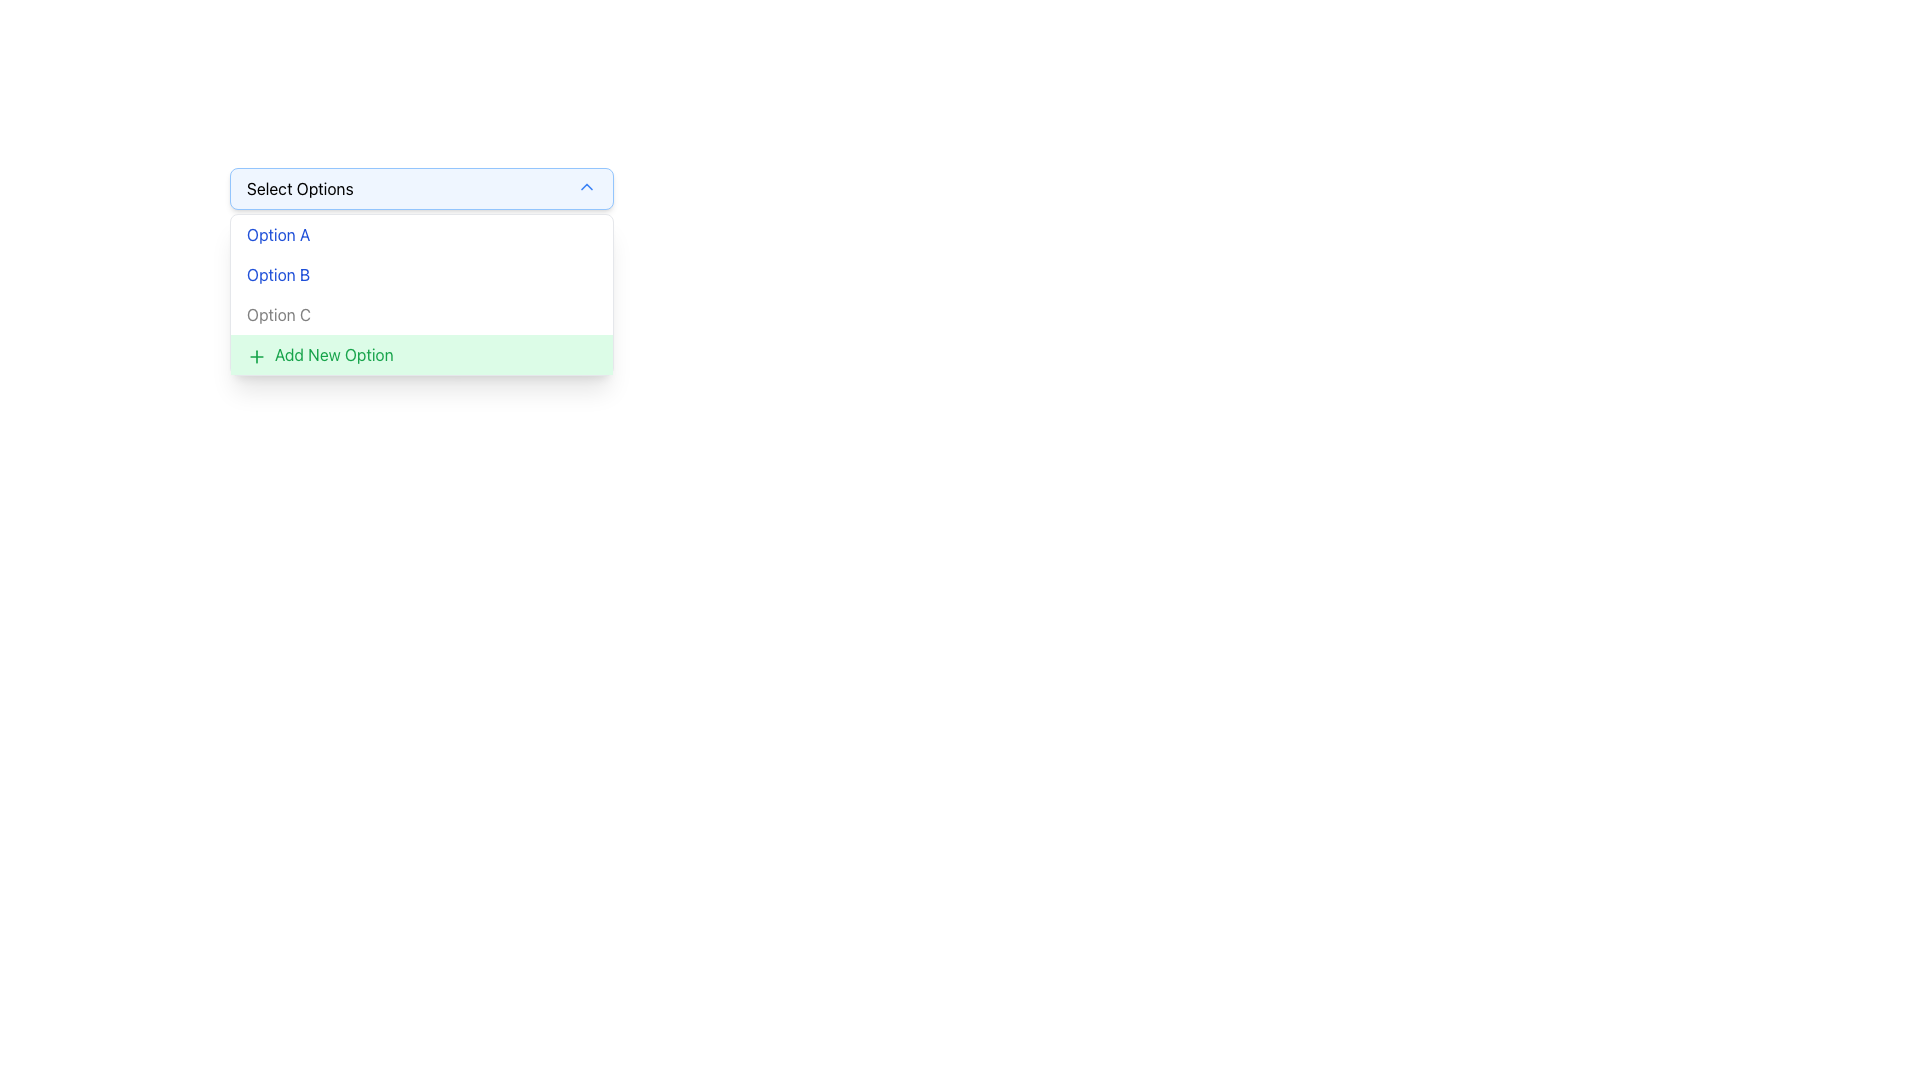  Describe the element at coordinates (277, 234) in the screenshot. I see `the first option in the dropdown menu labeled 'Select Options', which displays a selectable choice` at that location.